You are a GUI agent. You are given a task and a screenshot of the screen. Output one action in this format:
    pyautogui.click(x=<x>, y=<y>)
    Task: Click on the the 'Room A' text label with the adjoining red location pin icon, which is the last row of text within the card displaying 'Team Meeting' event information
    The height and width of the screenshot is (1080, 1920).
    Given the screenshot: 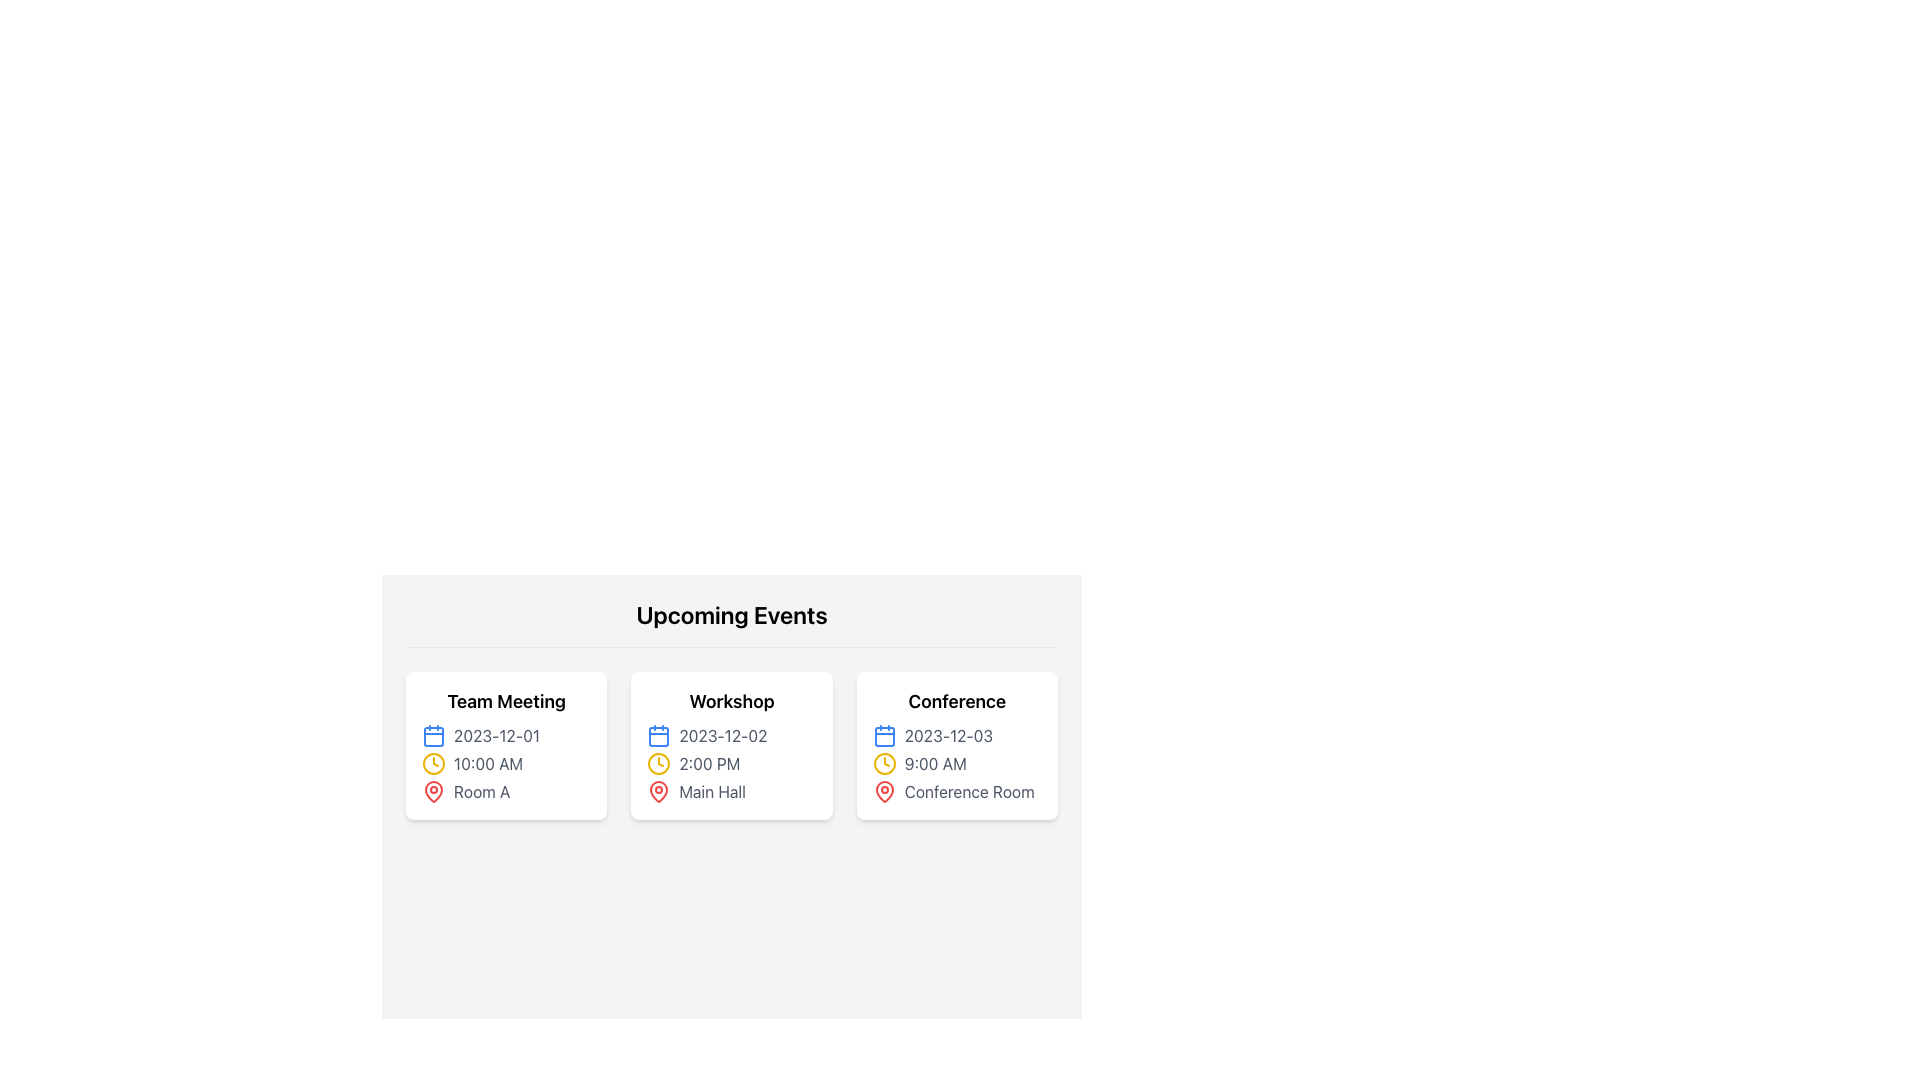 What is the action you would take?
    pyautogui.click(x=506, y=790)
    